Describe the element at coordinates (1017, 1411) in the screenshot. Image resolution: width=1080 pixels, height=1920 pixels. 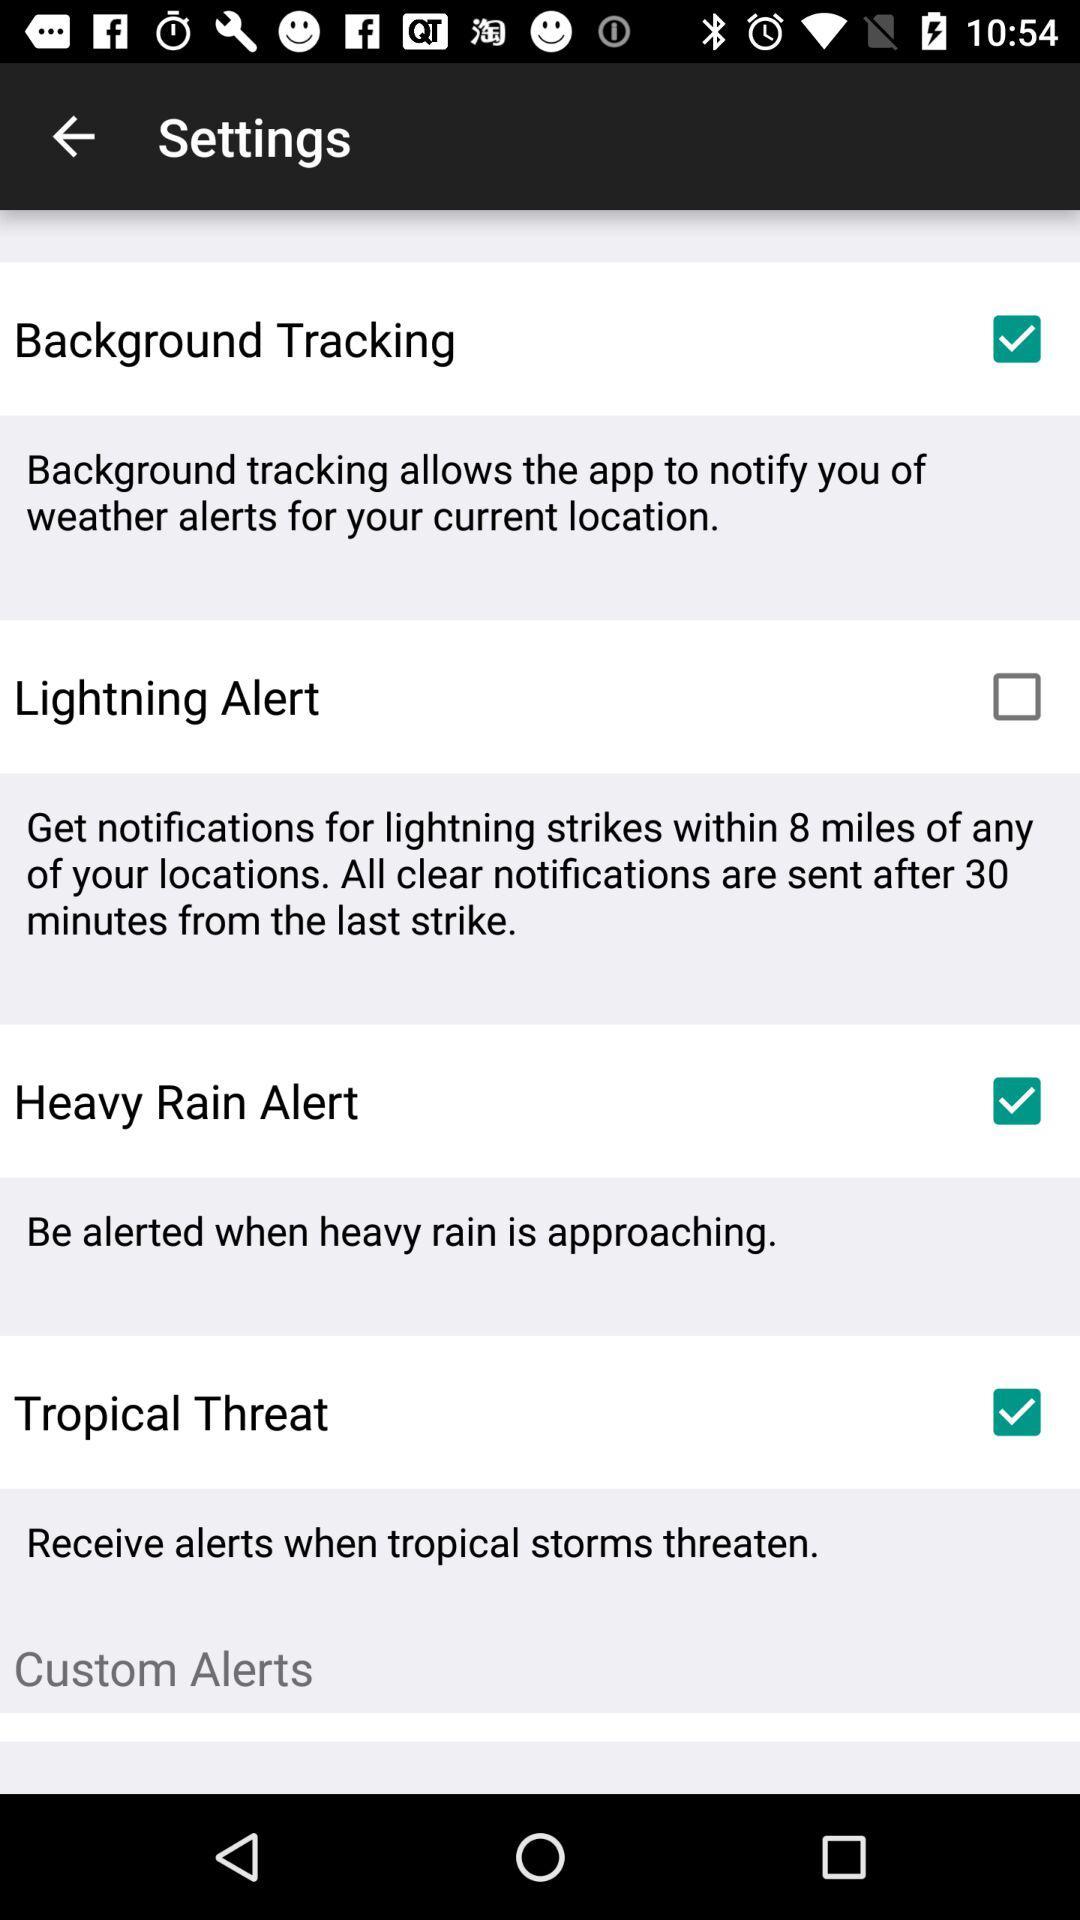
I see `the item next to tropical threat` at that location.